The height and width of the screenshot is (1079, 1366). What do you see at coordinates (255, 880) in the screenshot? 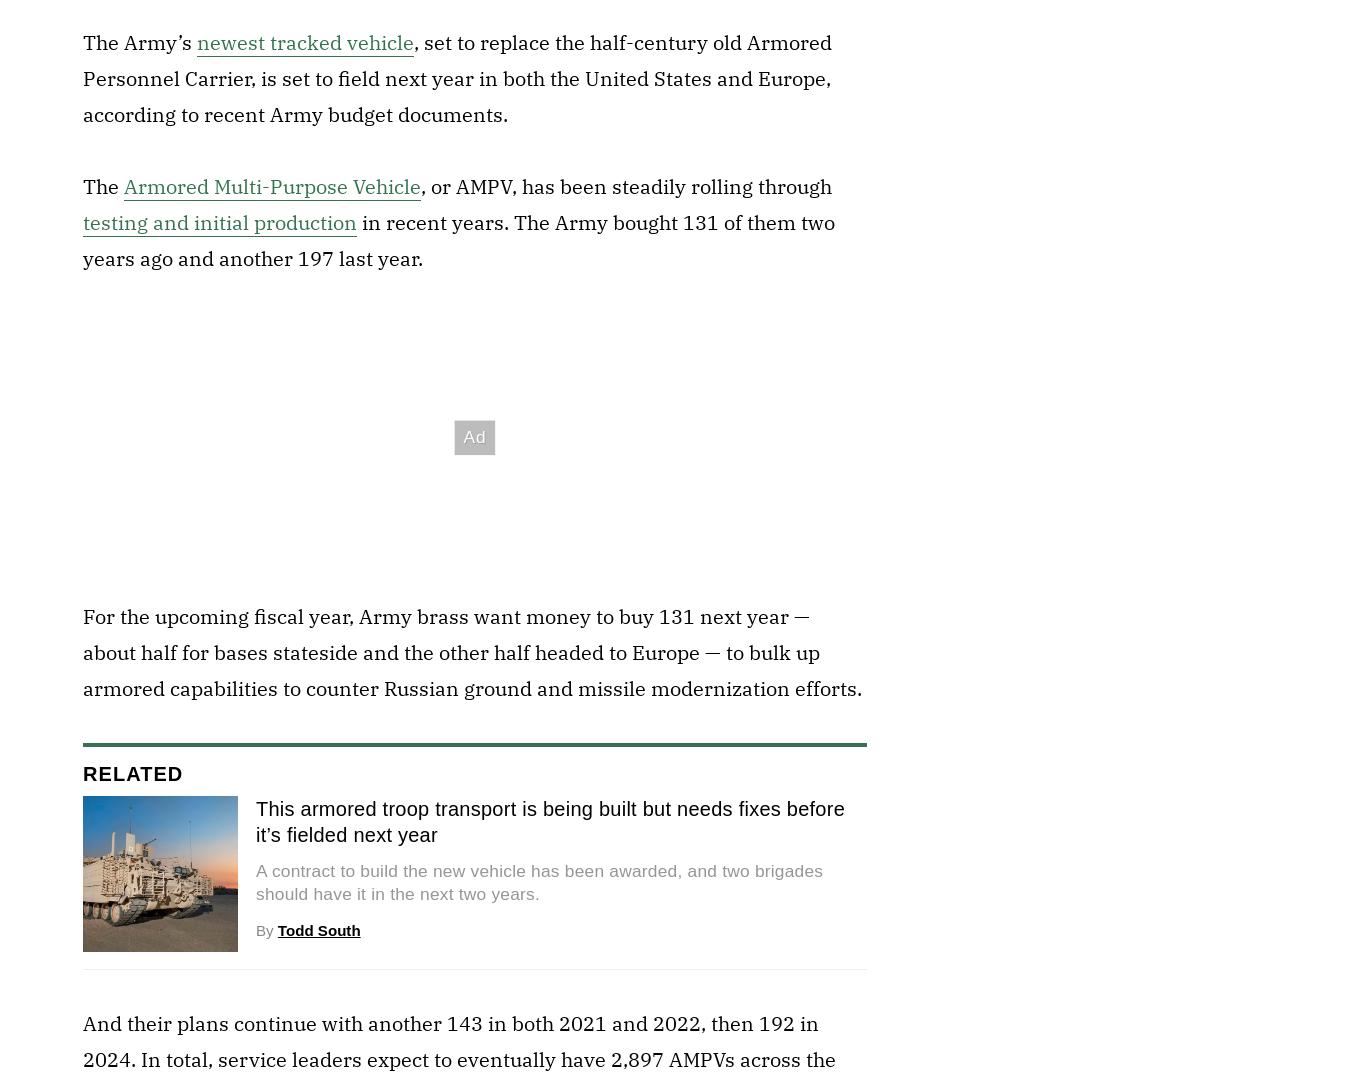
I see `'A contract to build the new vehicle has been awarded, and two brigades should have it in the next two years.'` at bounding box center [255, 880].